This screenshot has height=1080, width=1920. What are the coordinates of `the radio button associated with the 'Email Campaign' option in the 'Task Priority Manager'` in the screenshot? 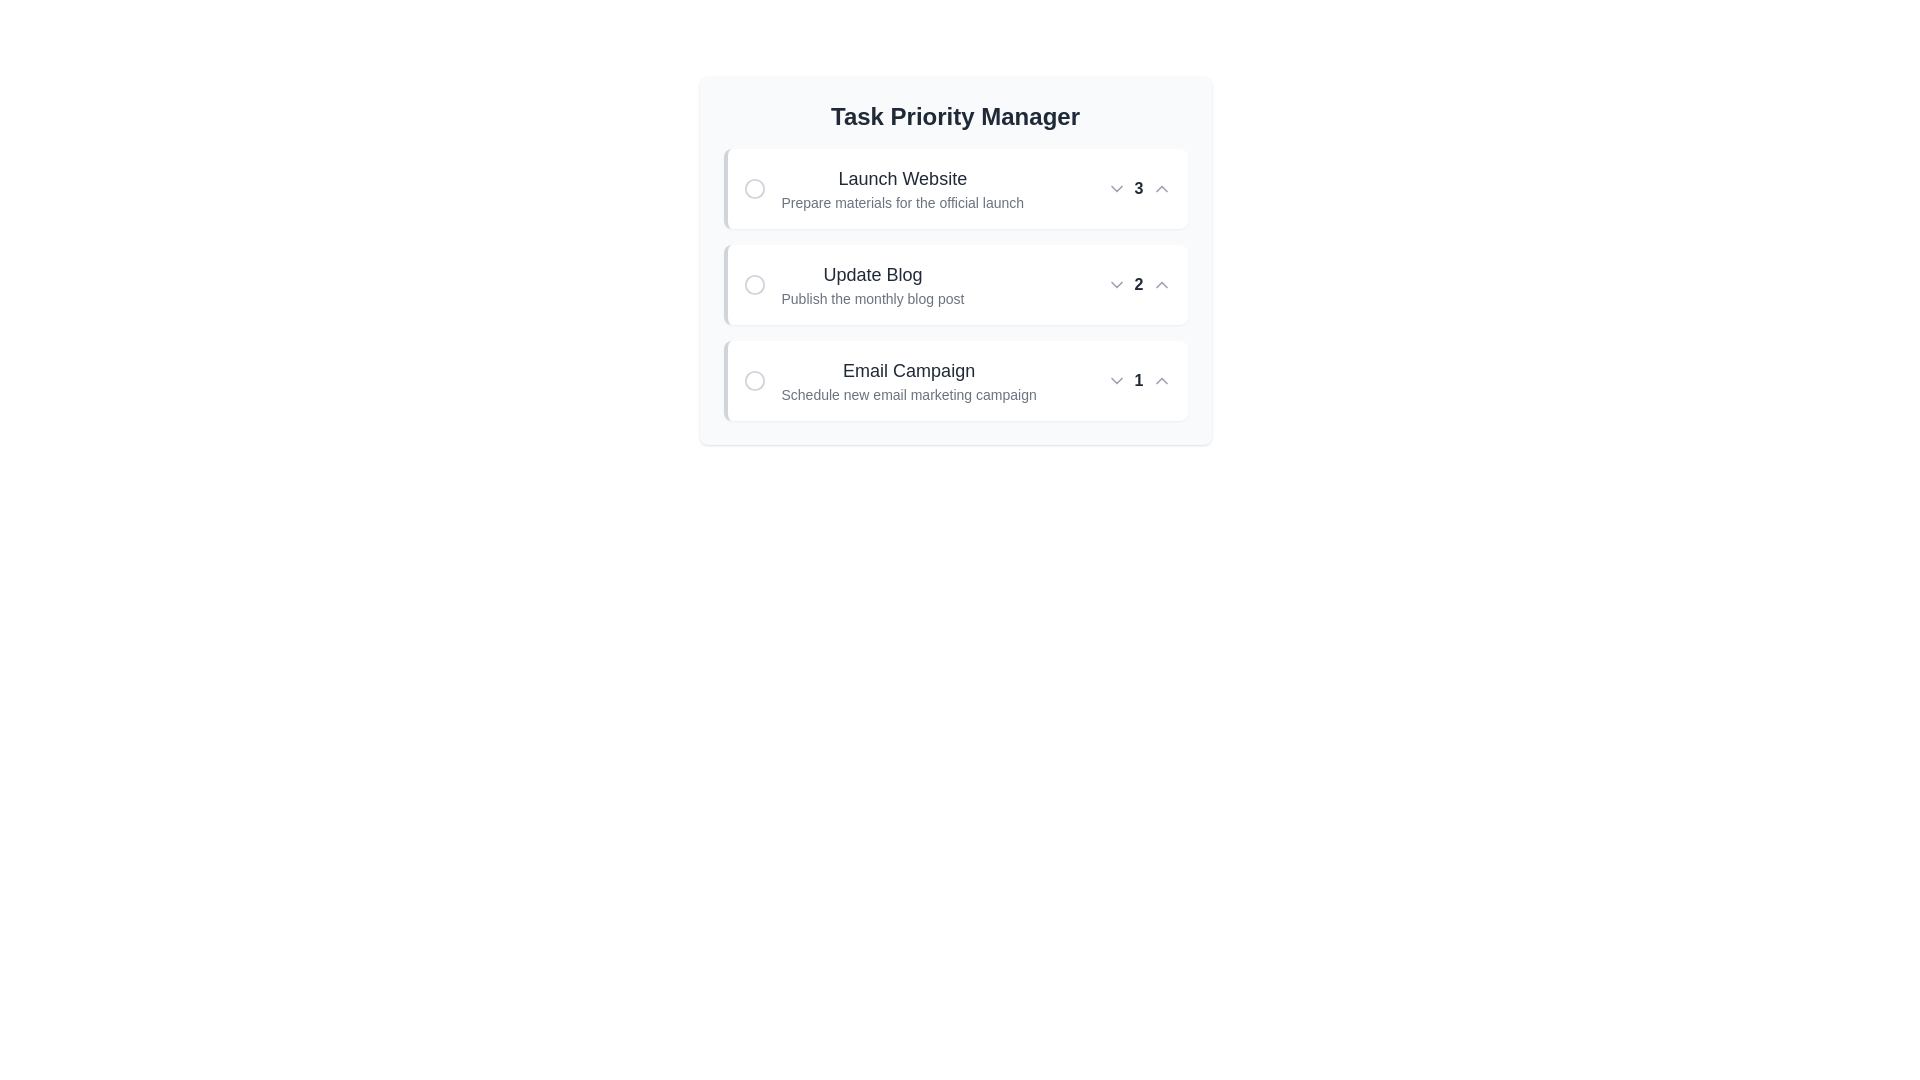 It's located at (753, 381).